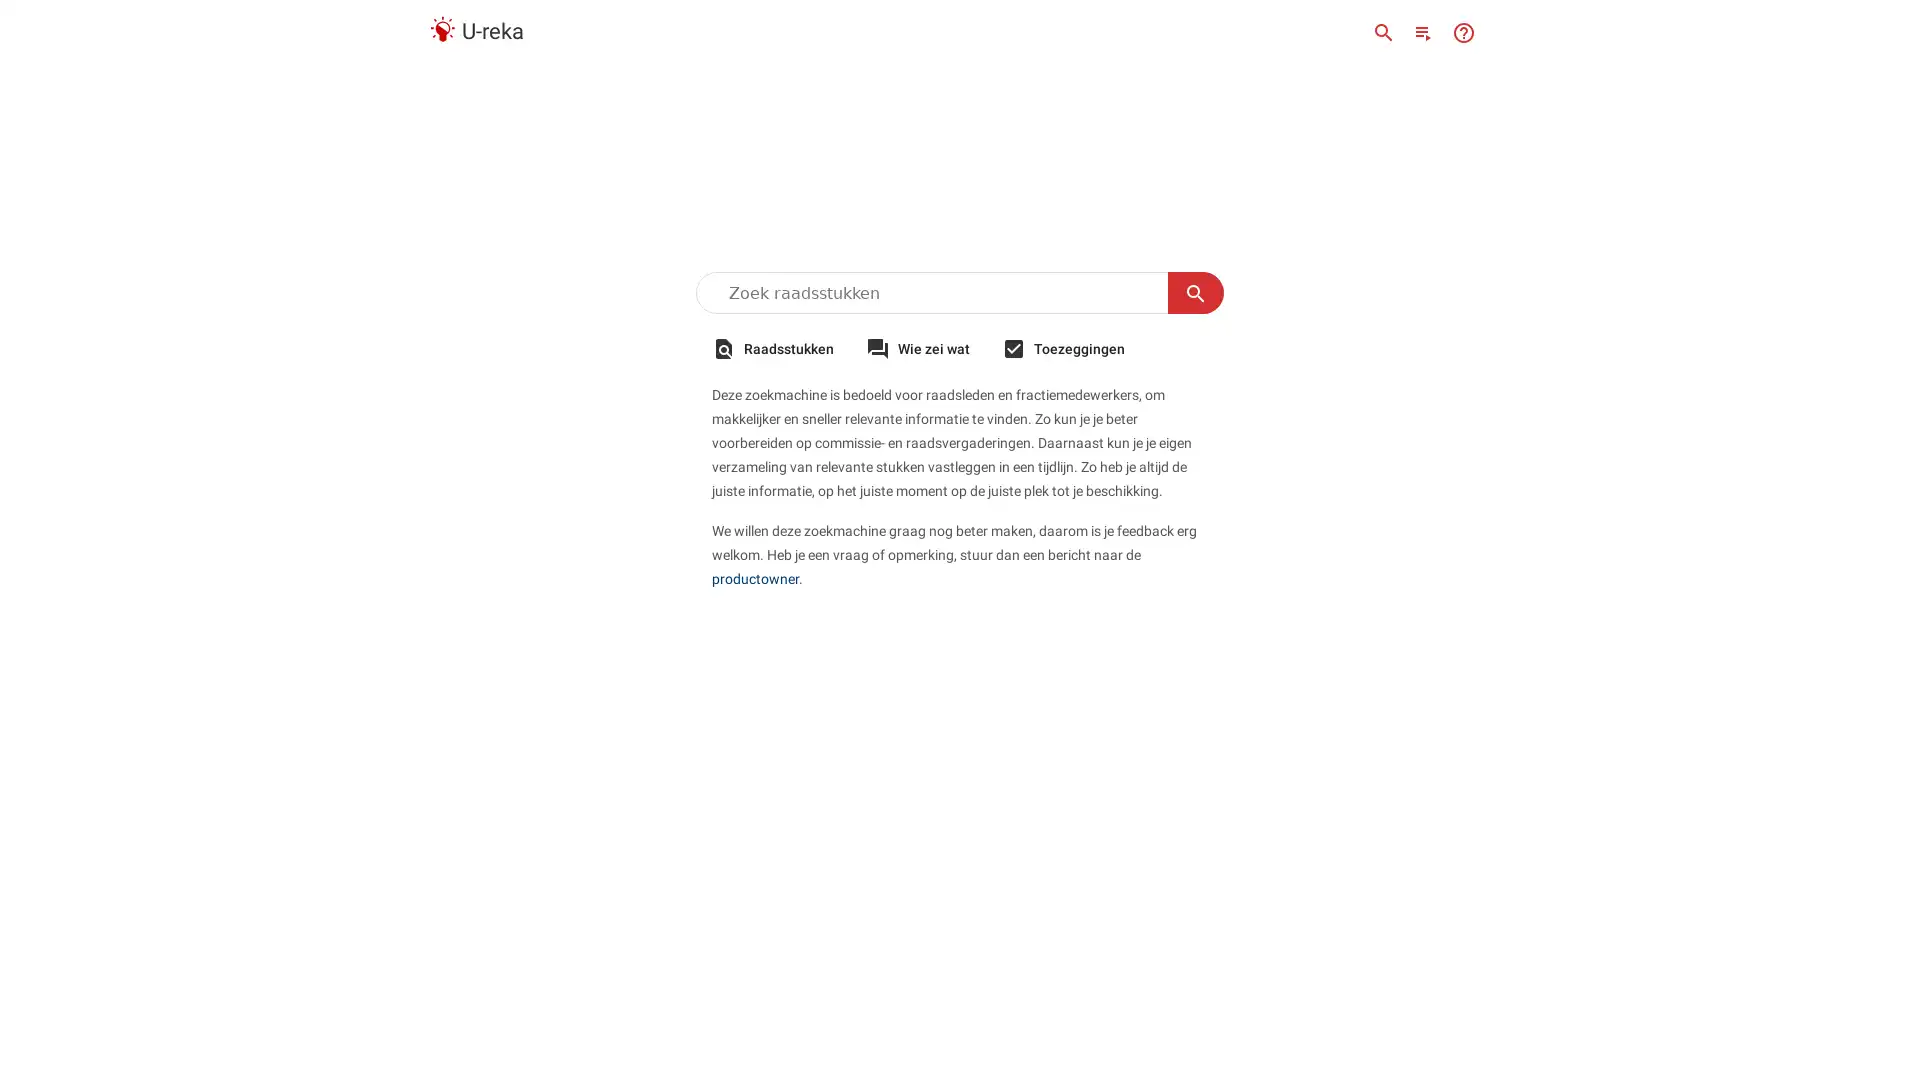 The width and height of the screenshot is (1920, 1080). Describe the element at coordinates (1195, 293) in the screenshot. I see `Search` at that location.